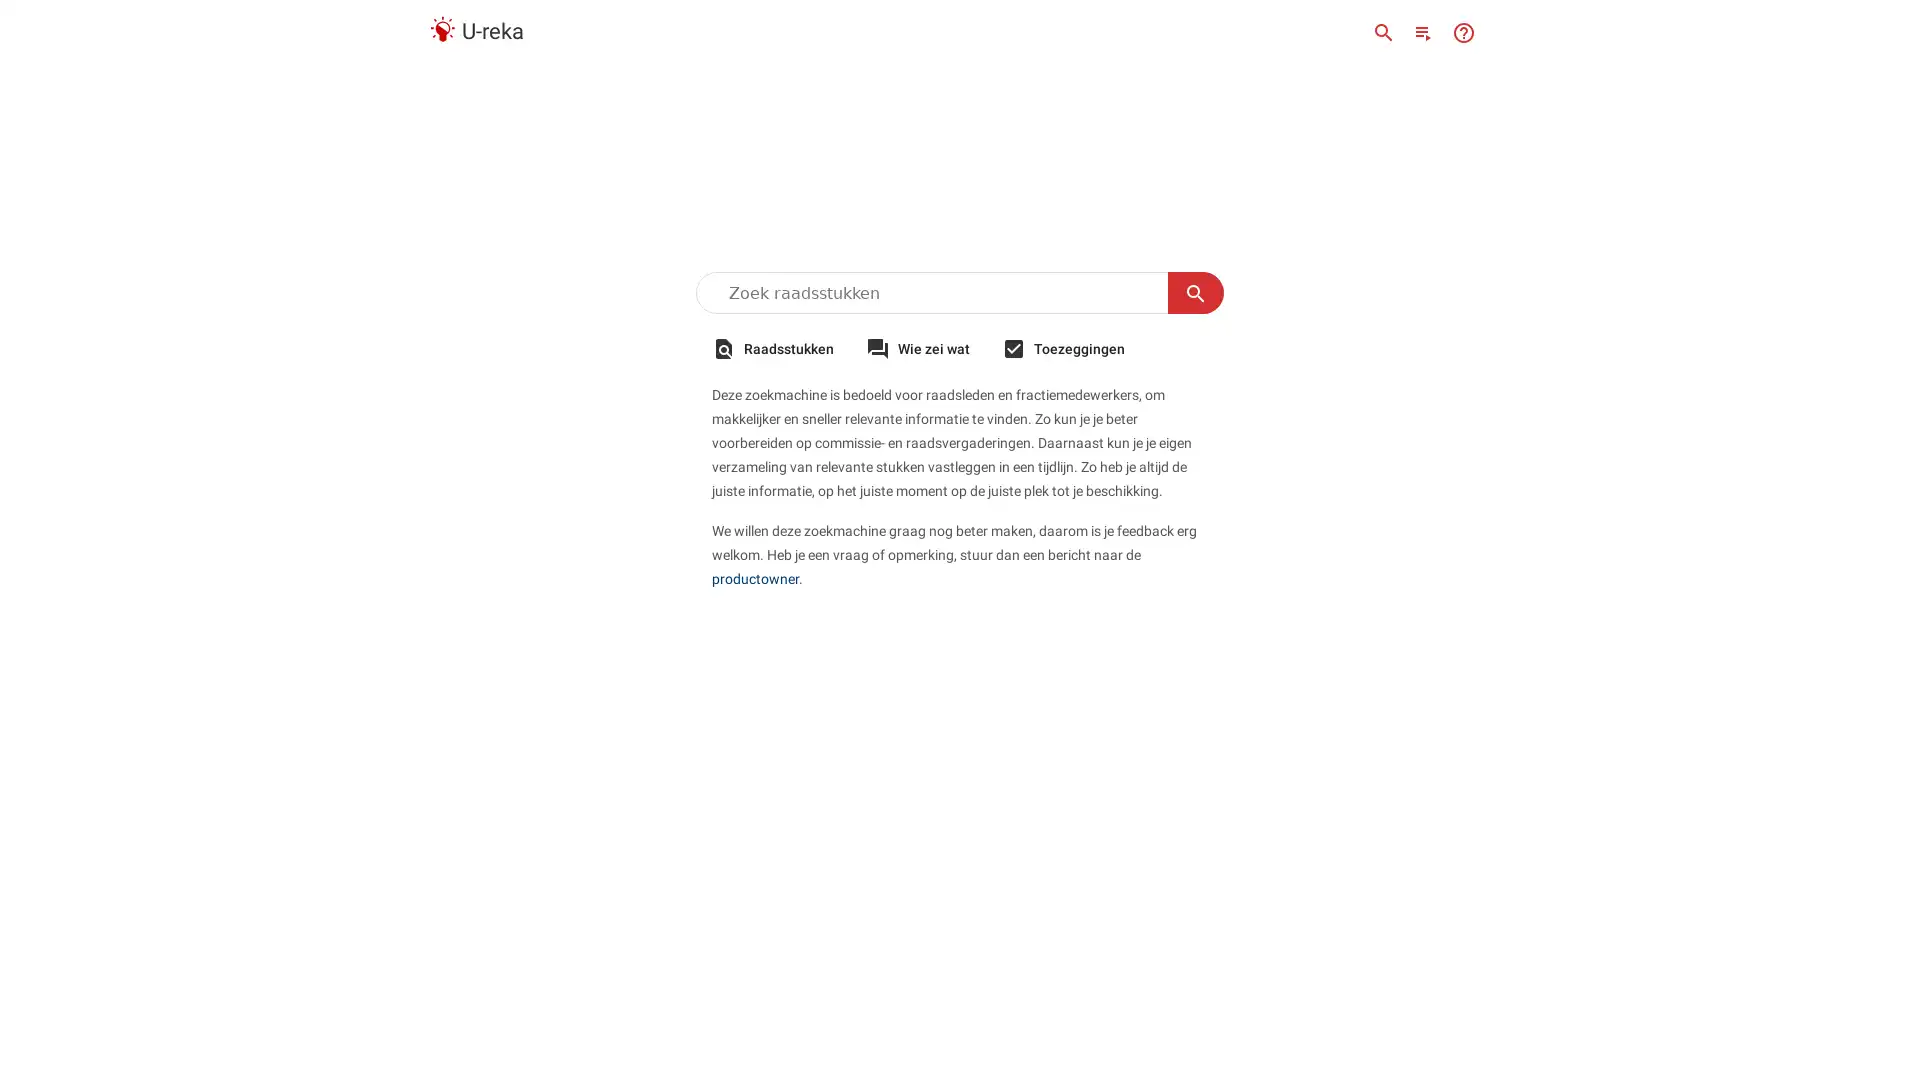 The width and height of the screenshot is (1920, 1080). Describe the element at coordinates (1195, 293) in the screenshot. I see `Search` at that location.